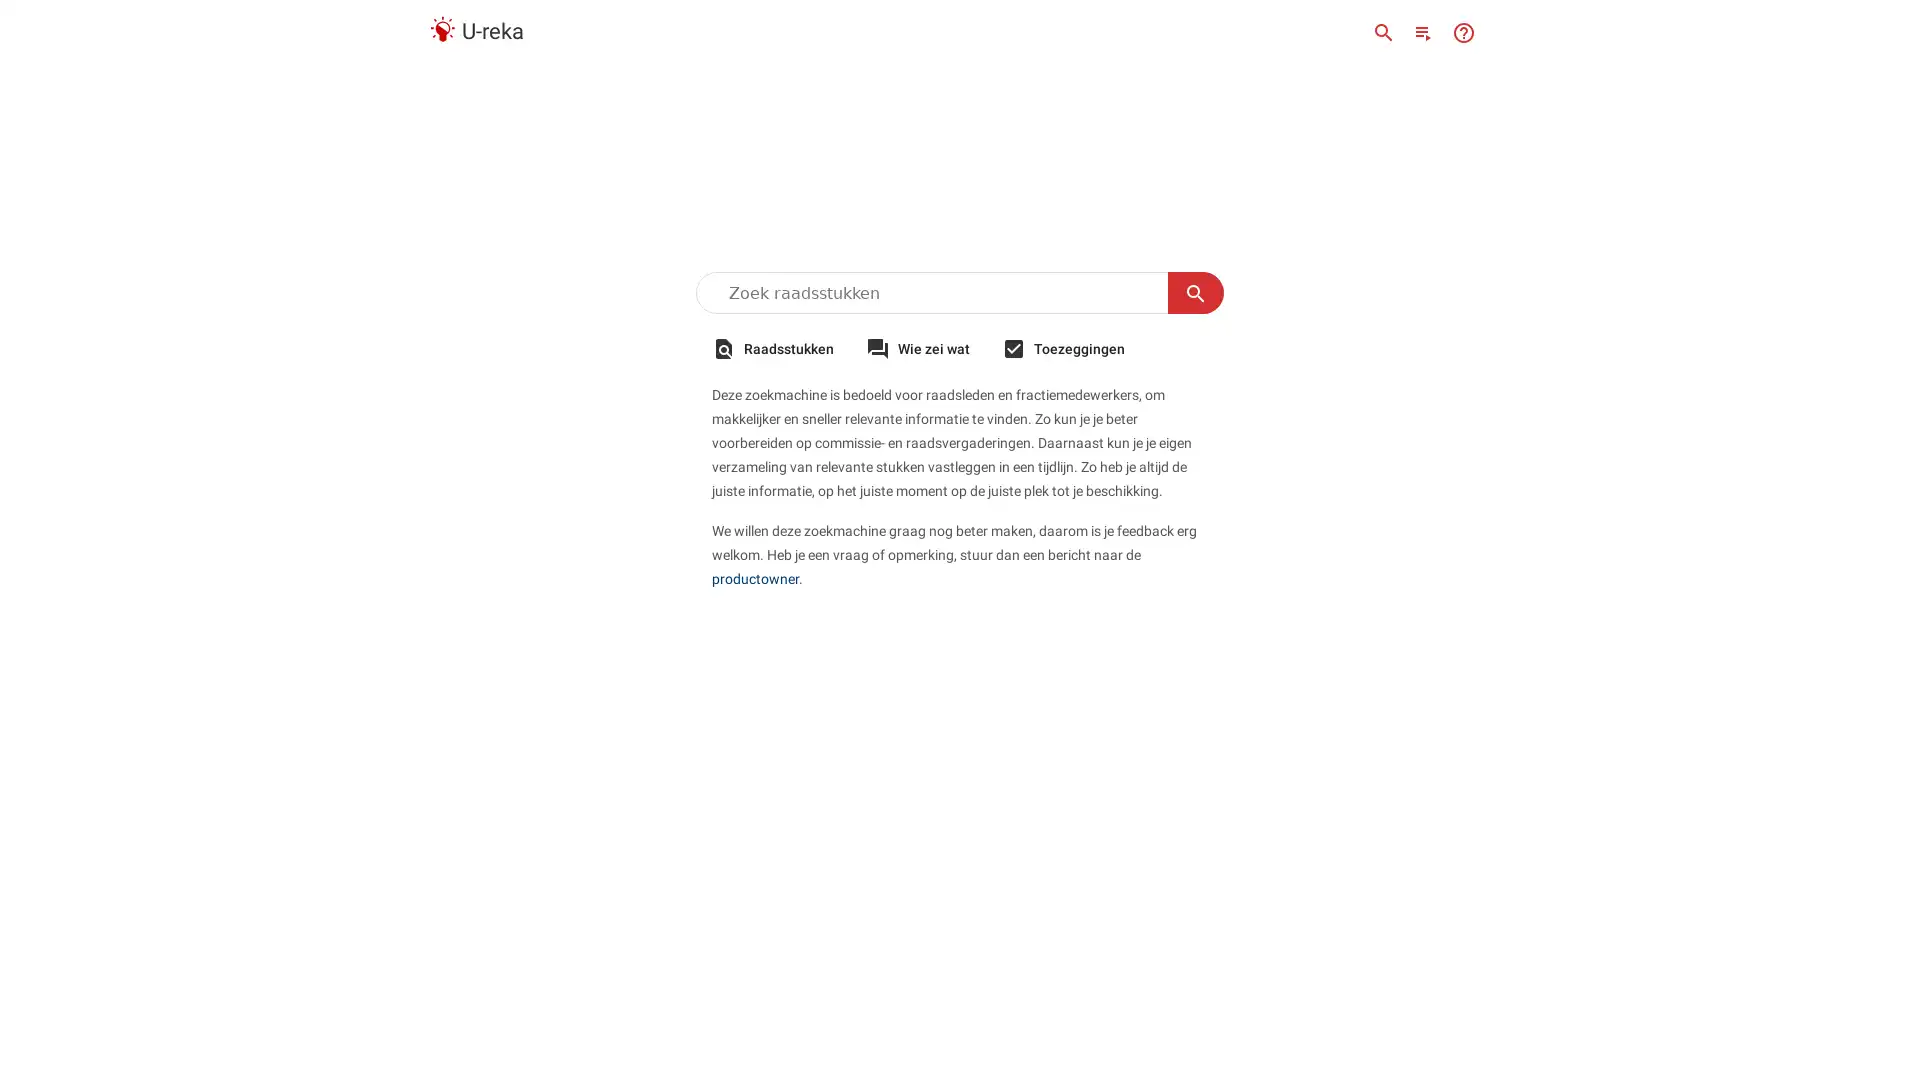 The width and height of the screenshot is (1920, 1080). Describe the element at coordinates (1195, 293) in the screenshot. I see `Search` at that location.